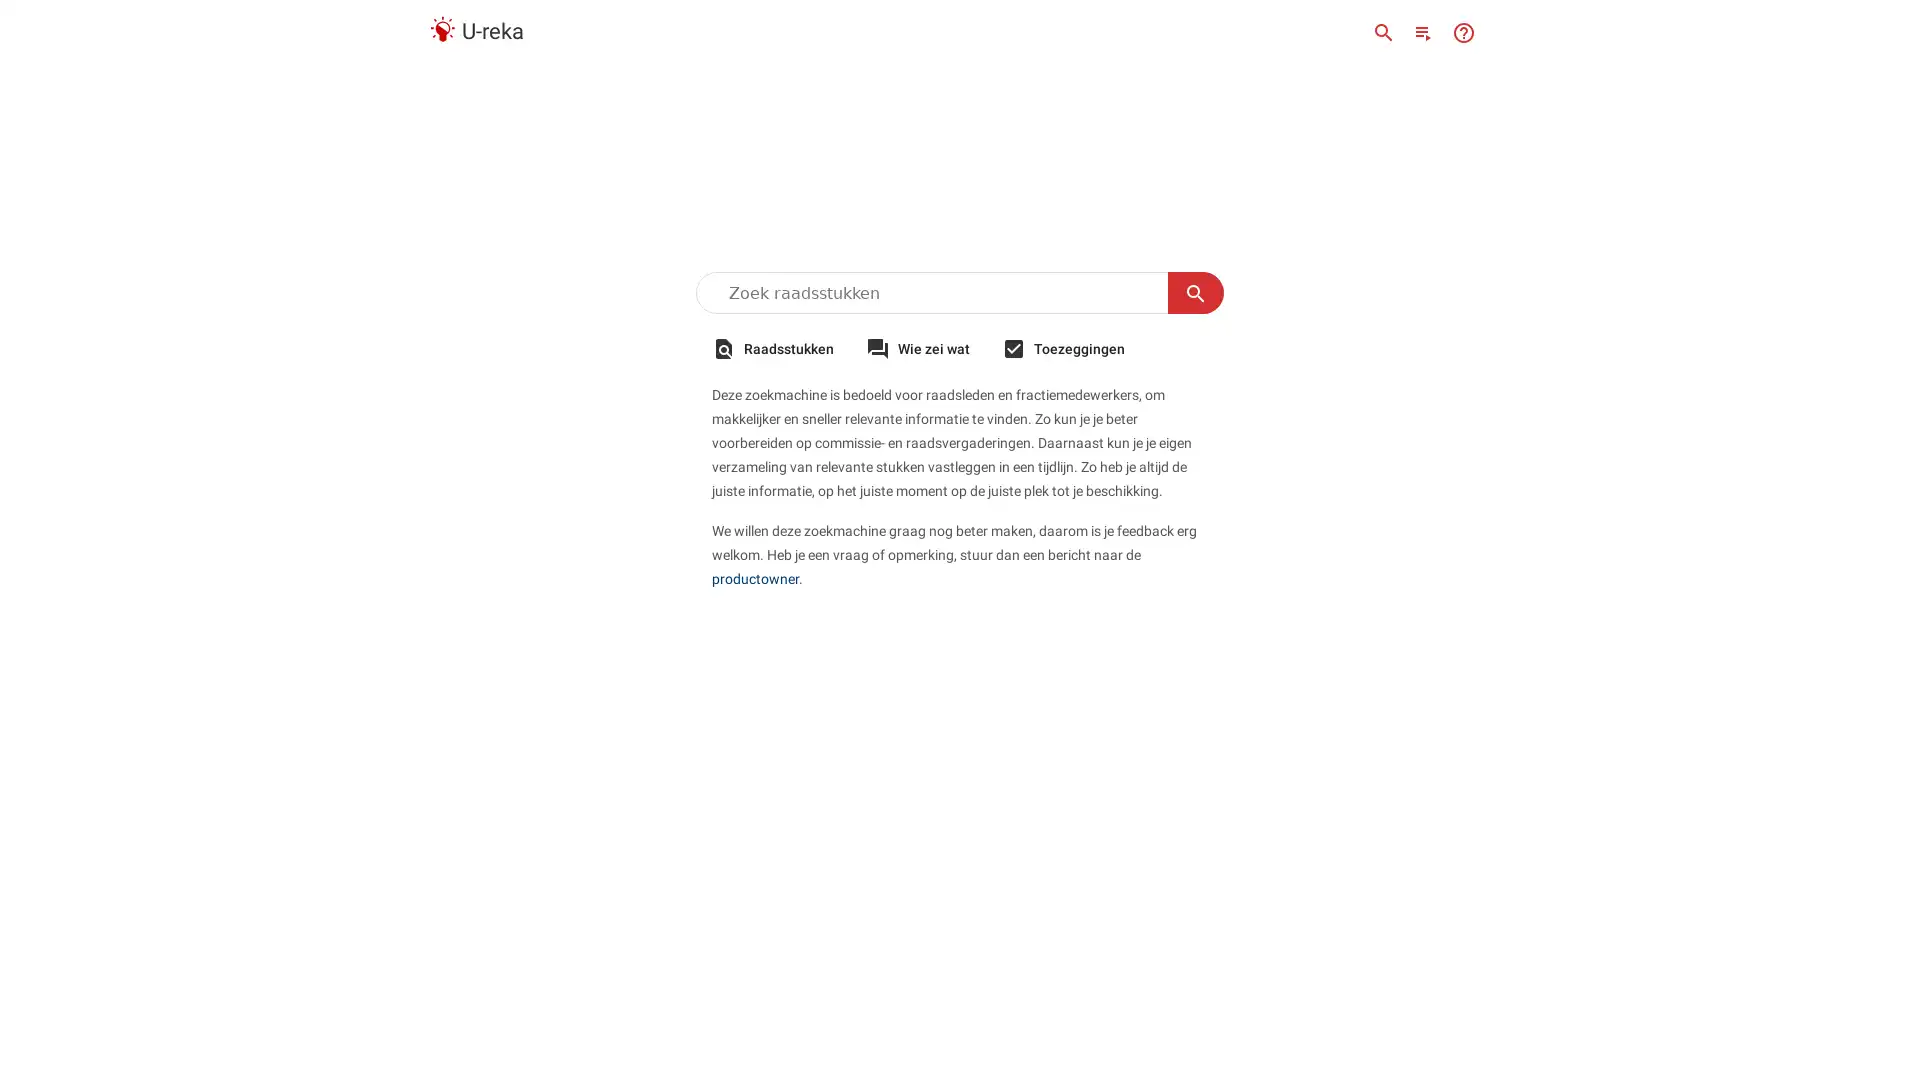 The width and height of the screenshot is (1920, 1080). Describe the element at coordinates (1195, 293) in the screenshot. I see `Search` at that location.